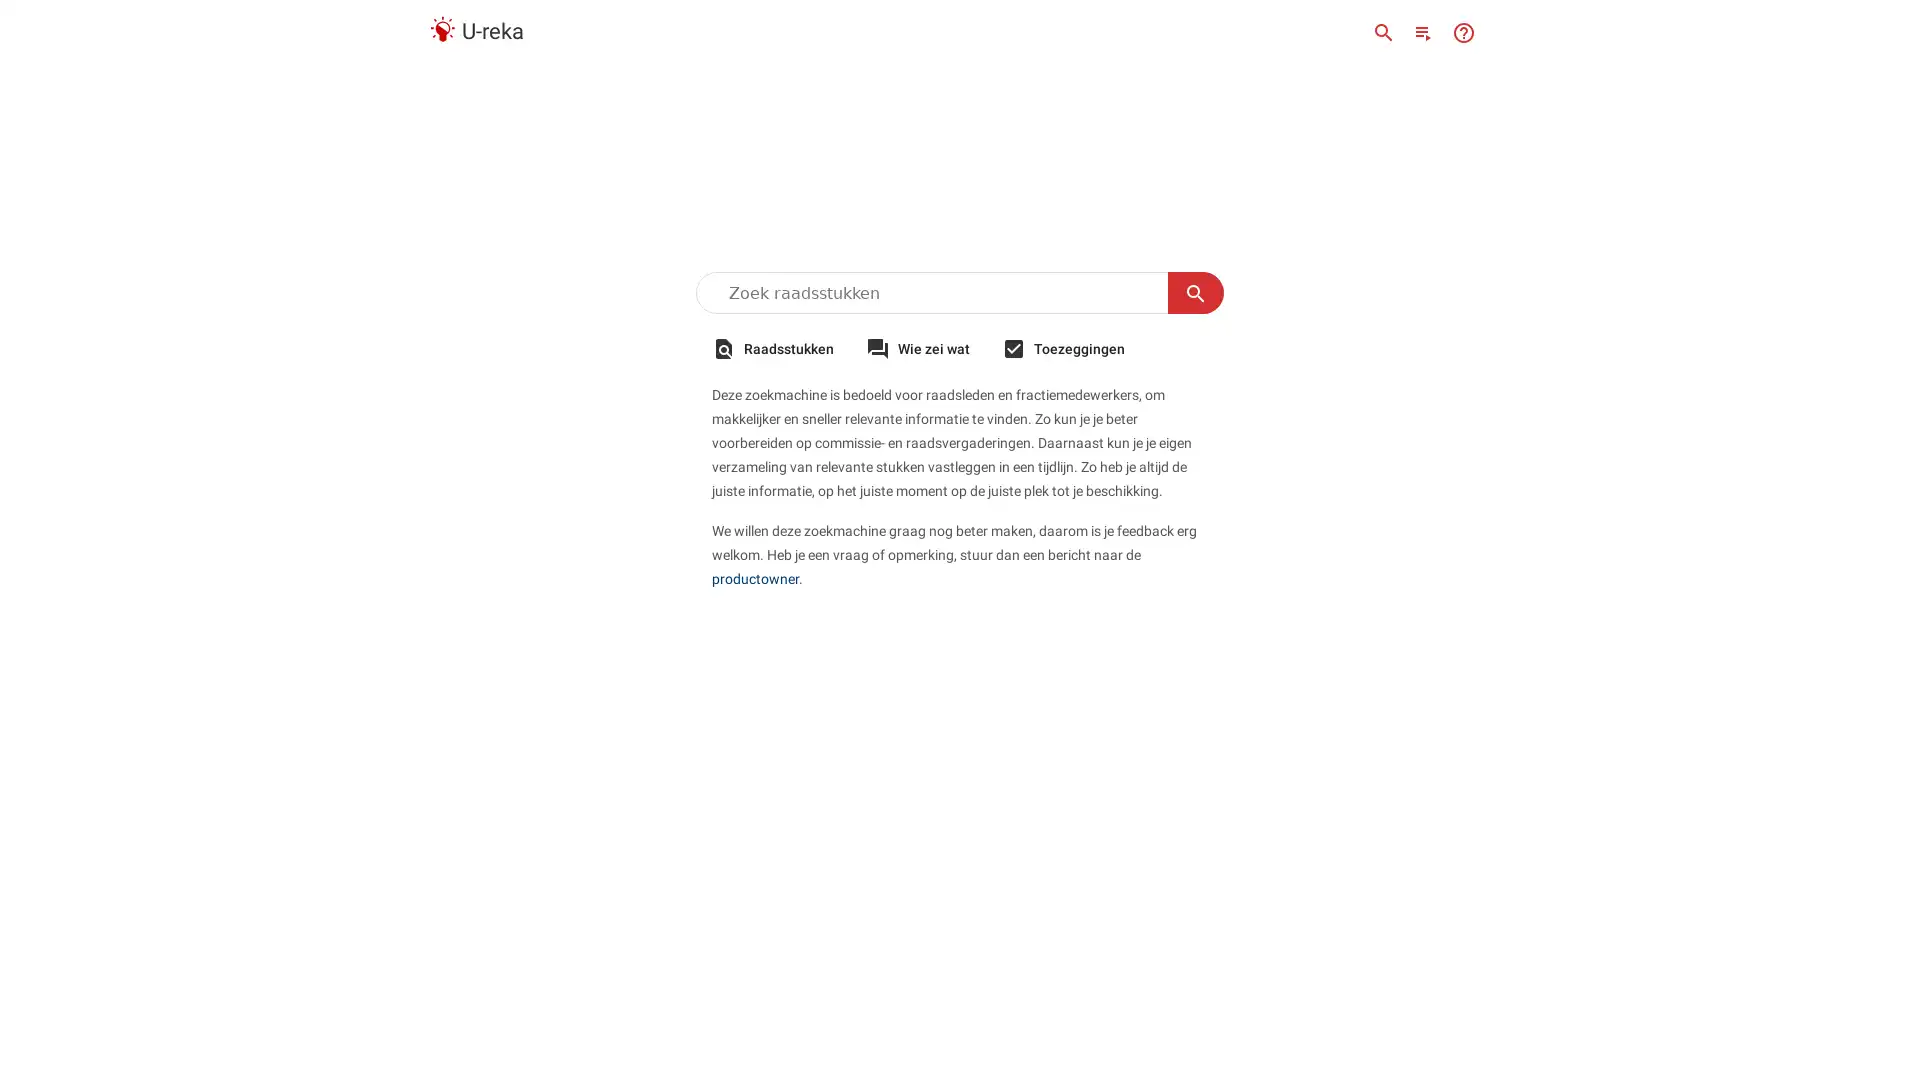 The width and height of the screenshot is (1920, 1080). Describe the element at coordinates (1195, 293) in the screenshot. I see `Search` at that location.